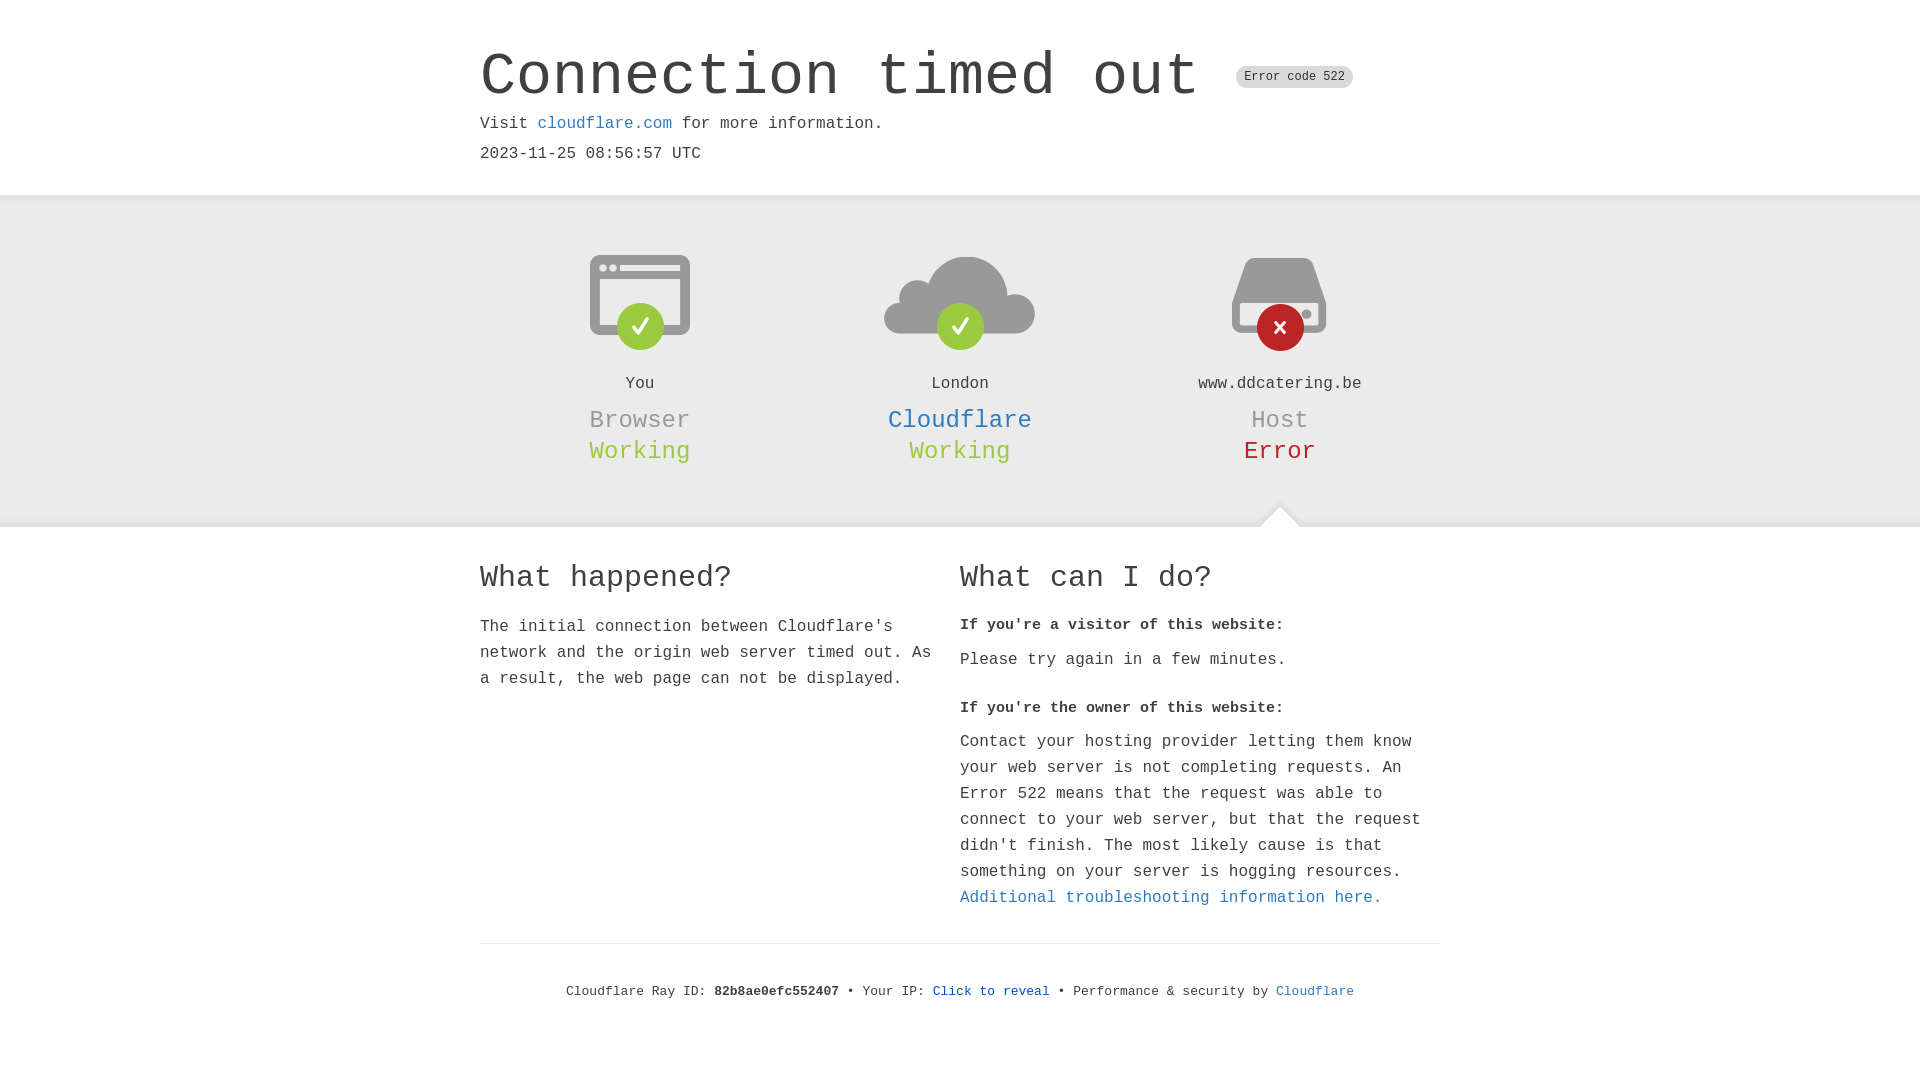 Image resolution: width=1920 pixels, height=1080 pixels. What do you see at coordinates (1315, 991) in the screenshot?
I see `'Cloudflare'` at bounding box center [1315, 991].